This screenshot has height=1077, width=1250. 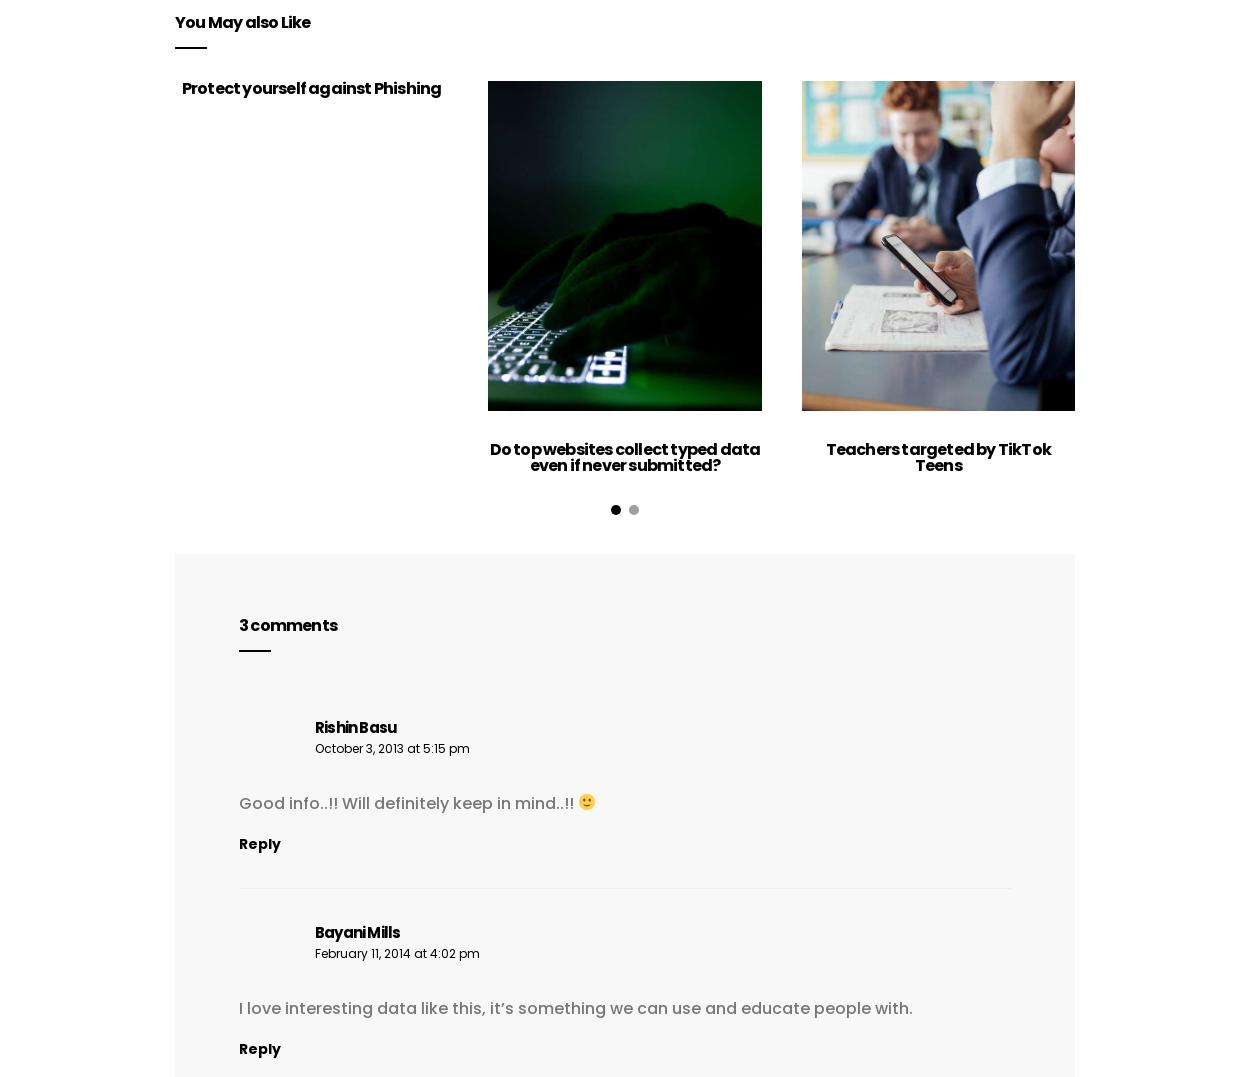 What do you see at coordinates (241, 20) in the screenshot?
I see `'You May also Like'` at bounding box center [241, 20].